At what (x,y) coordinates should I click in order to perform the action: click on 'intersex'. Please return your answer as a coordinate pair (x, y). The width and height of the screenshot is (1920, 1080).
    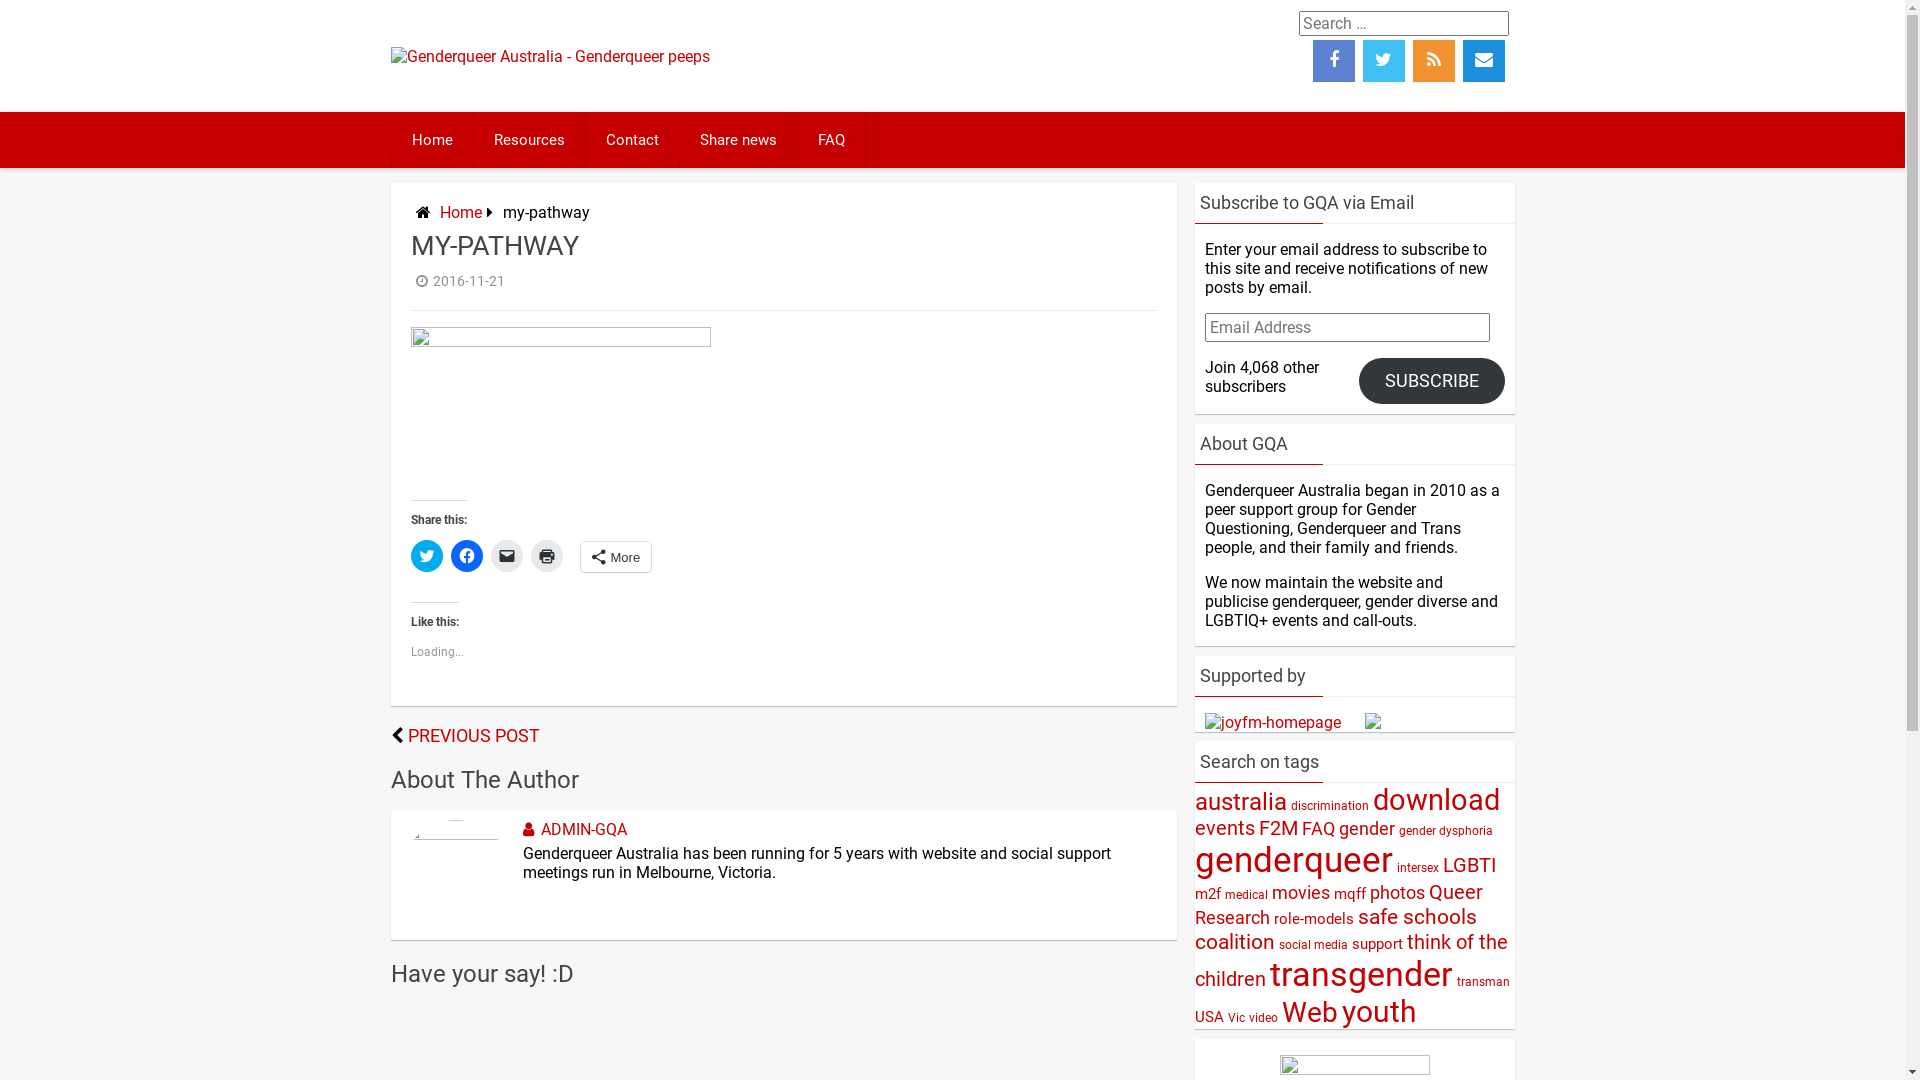
    Looking at the image, I should click on (1415, 866).